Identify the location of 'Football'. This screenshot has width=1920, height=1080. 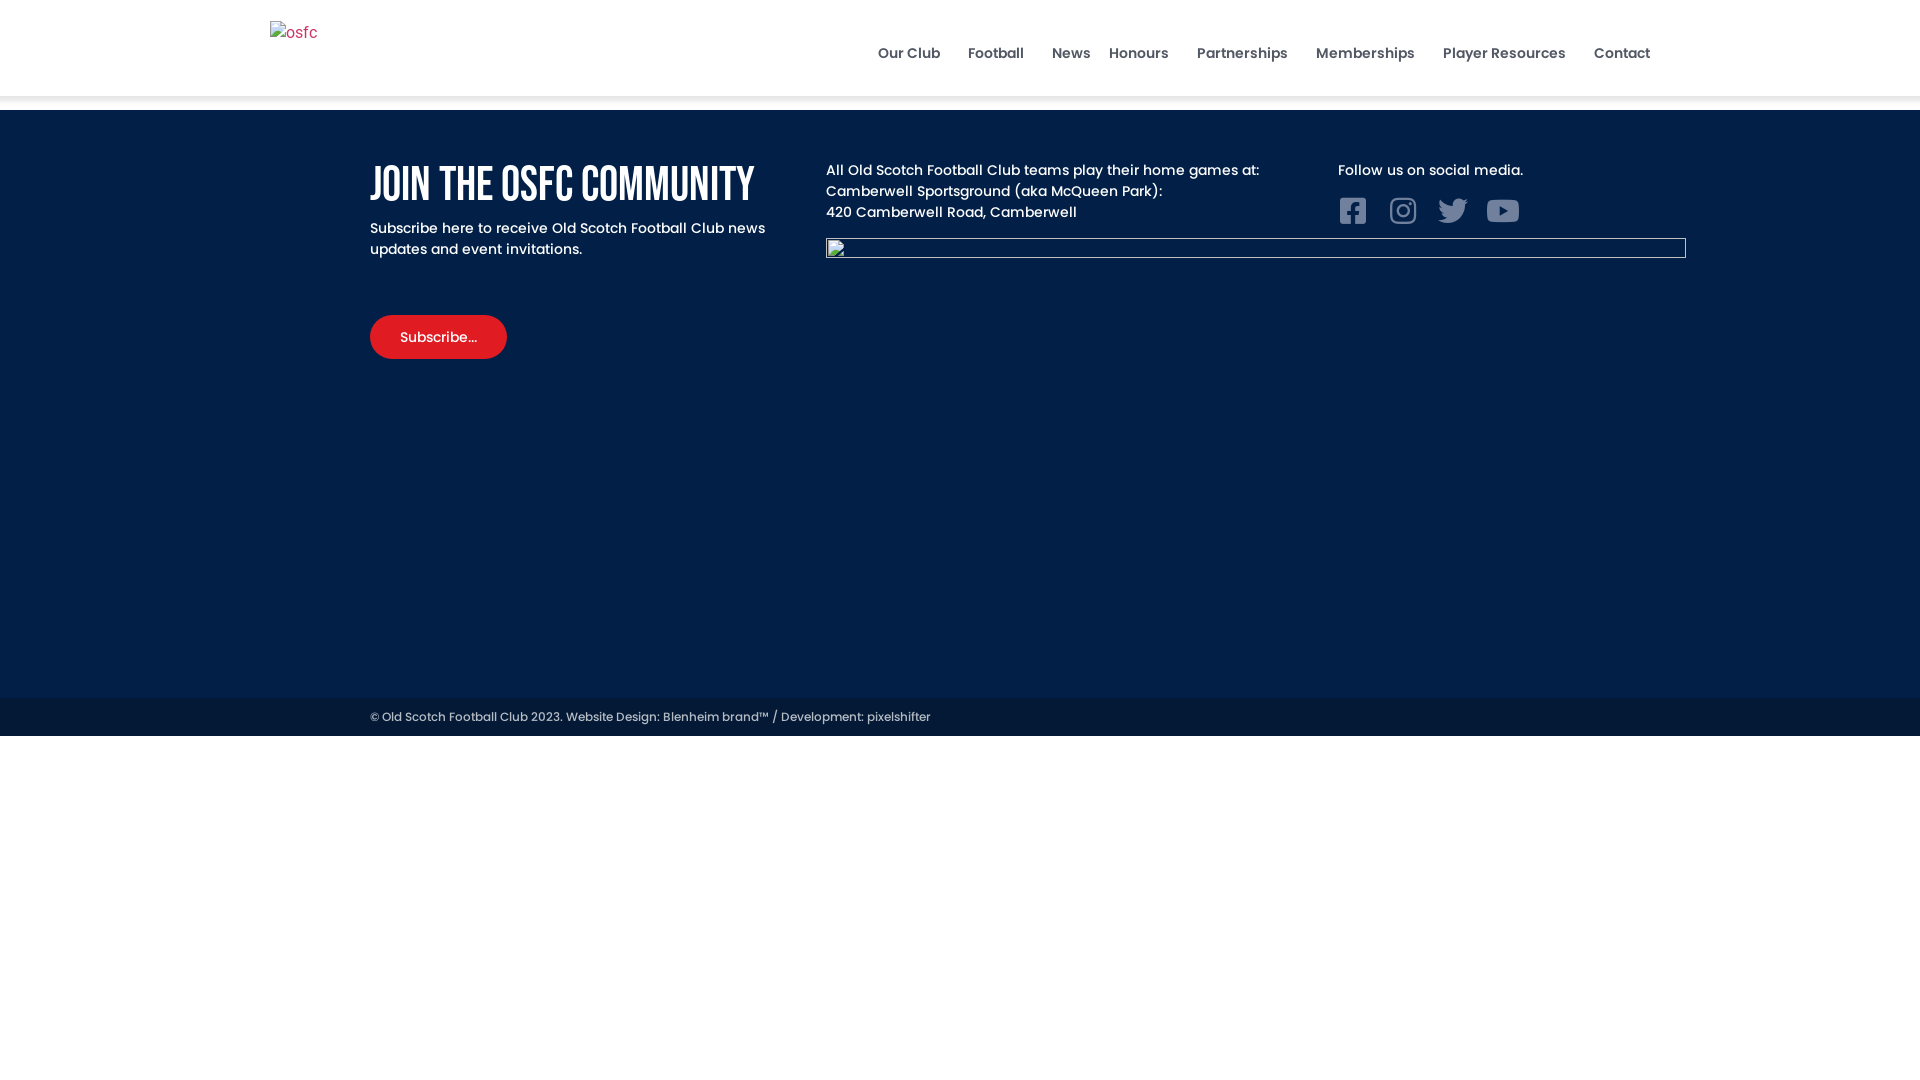
(1001, 52).